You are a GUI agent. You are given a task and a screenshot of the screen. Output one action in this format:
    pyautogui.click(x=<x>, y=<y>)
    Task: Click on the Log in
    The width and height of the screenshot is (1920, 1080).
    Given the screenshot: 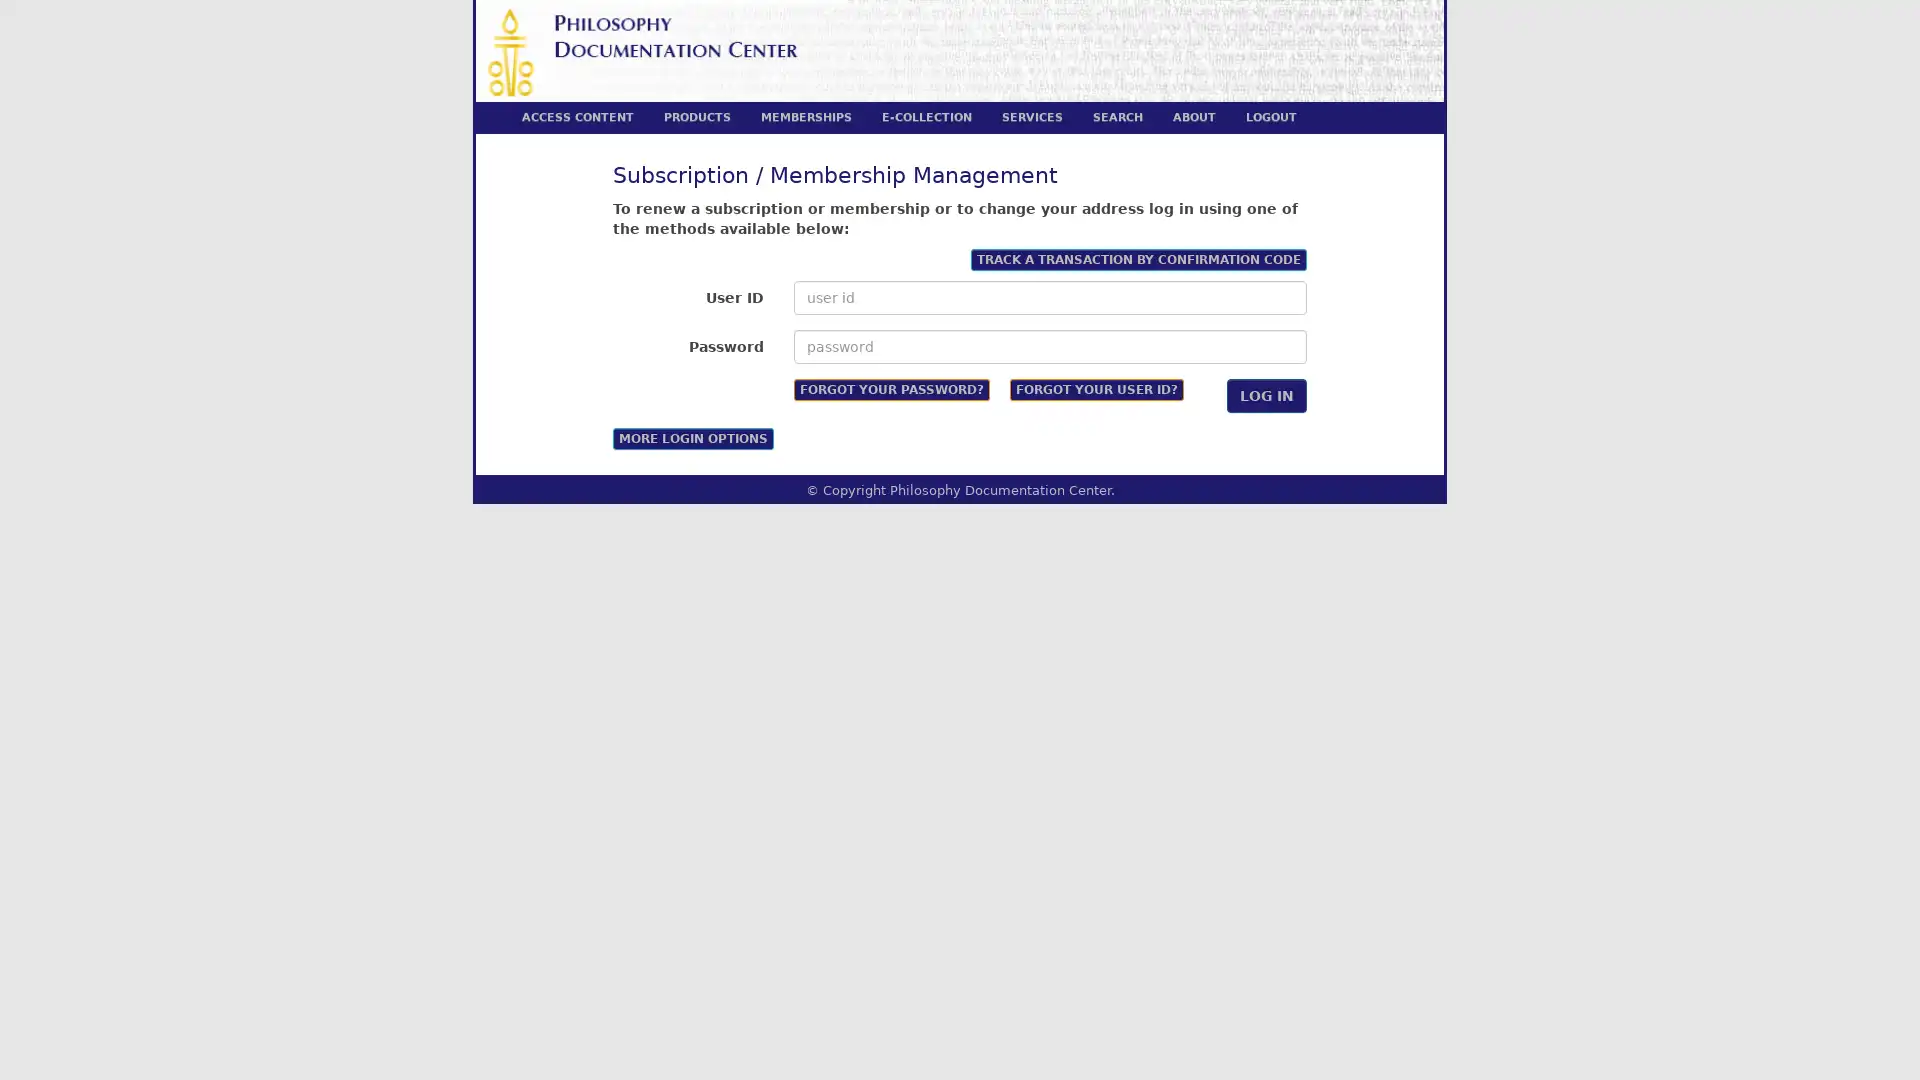 What is the action you would take?
    pyautogui.click(x=1266, y=394)
    